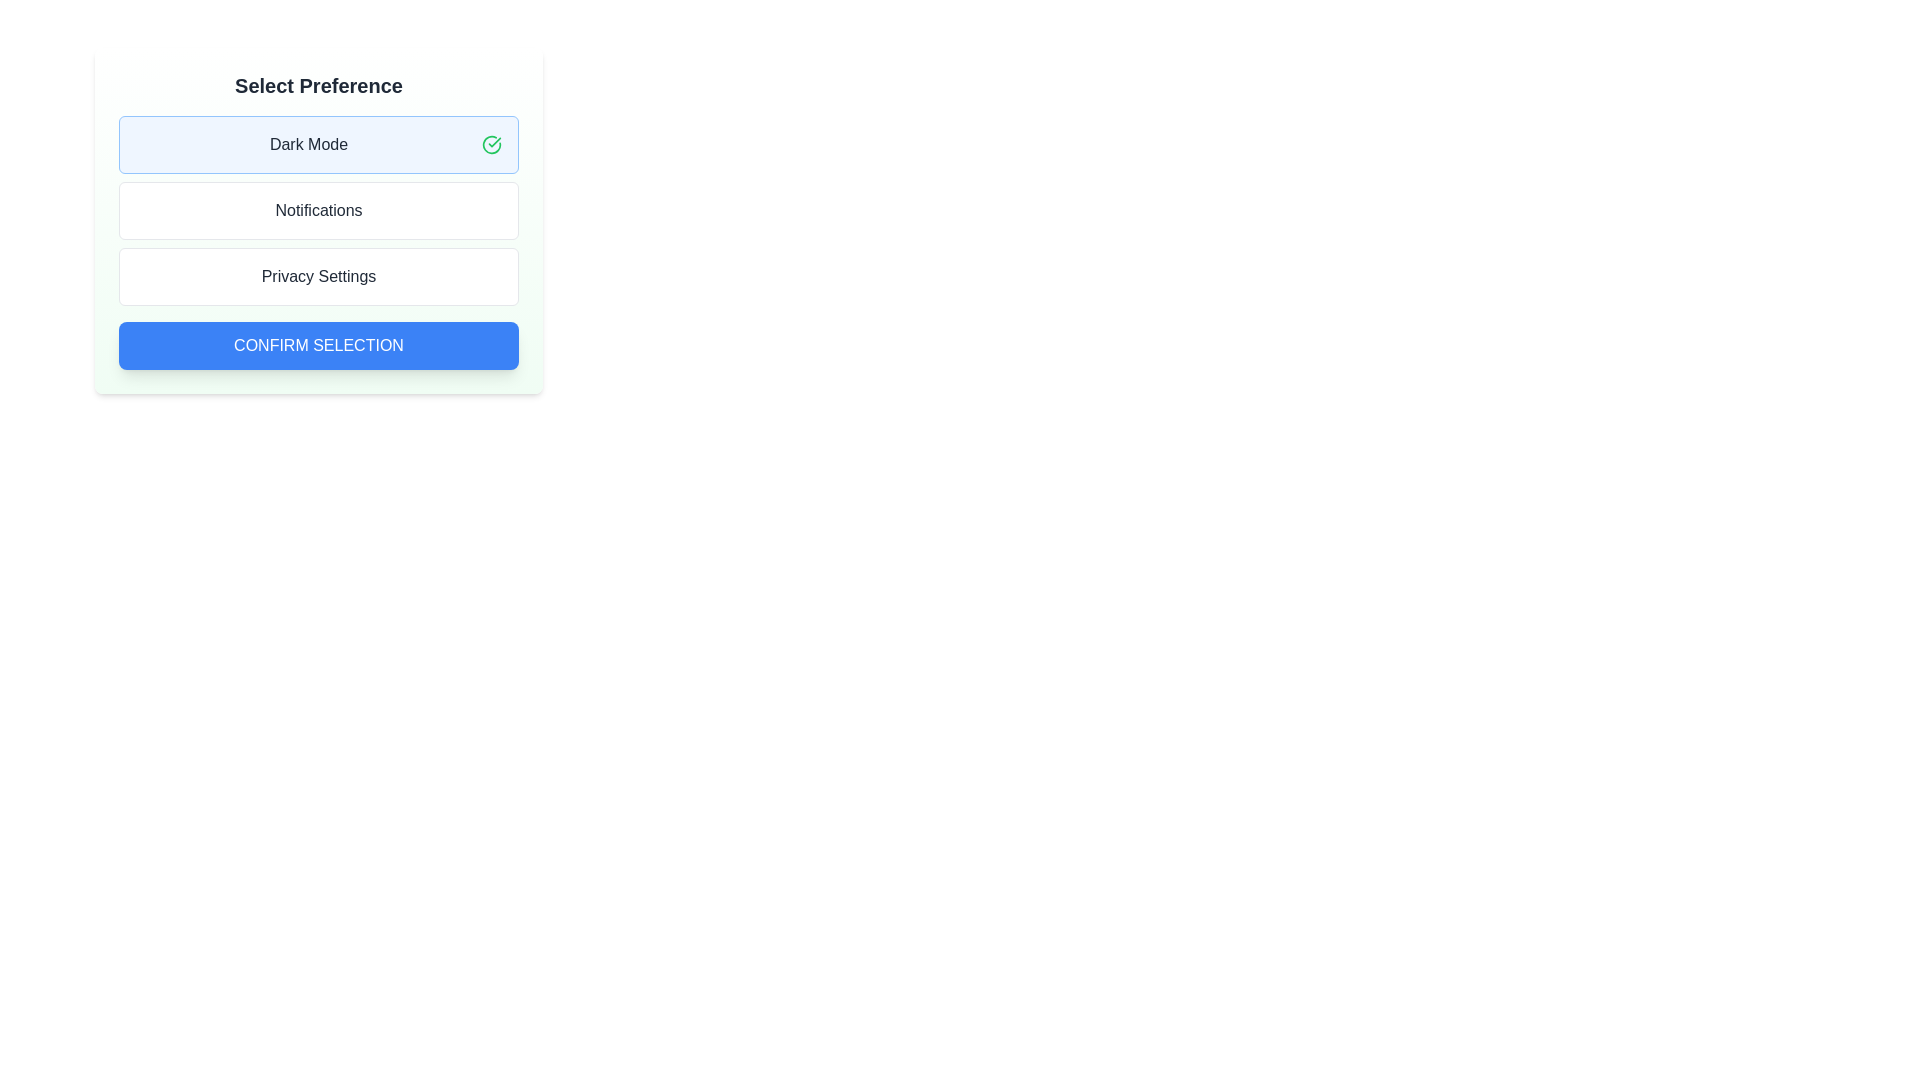 The width and height of the screenshot is (1920, 1080). Describe the element at coordinates (317, 84) in the screenshot. I see `the text heading displaying 'Select Preference' located at the top of the settings section with a gradient background` at that location.